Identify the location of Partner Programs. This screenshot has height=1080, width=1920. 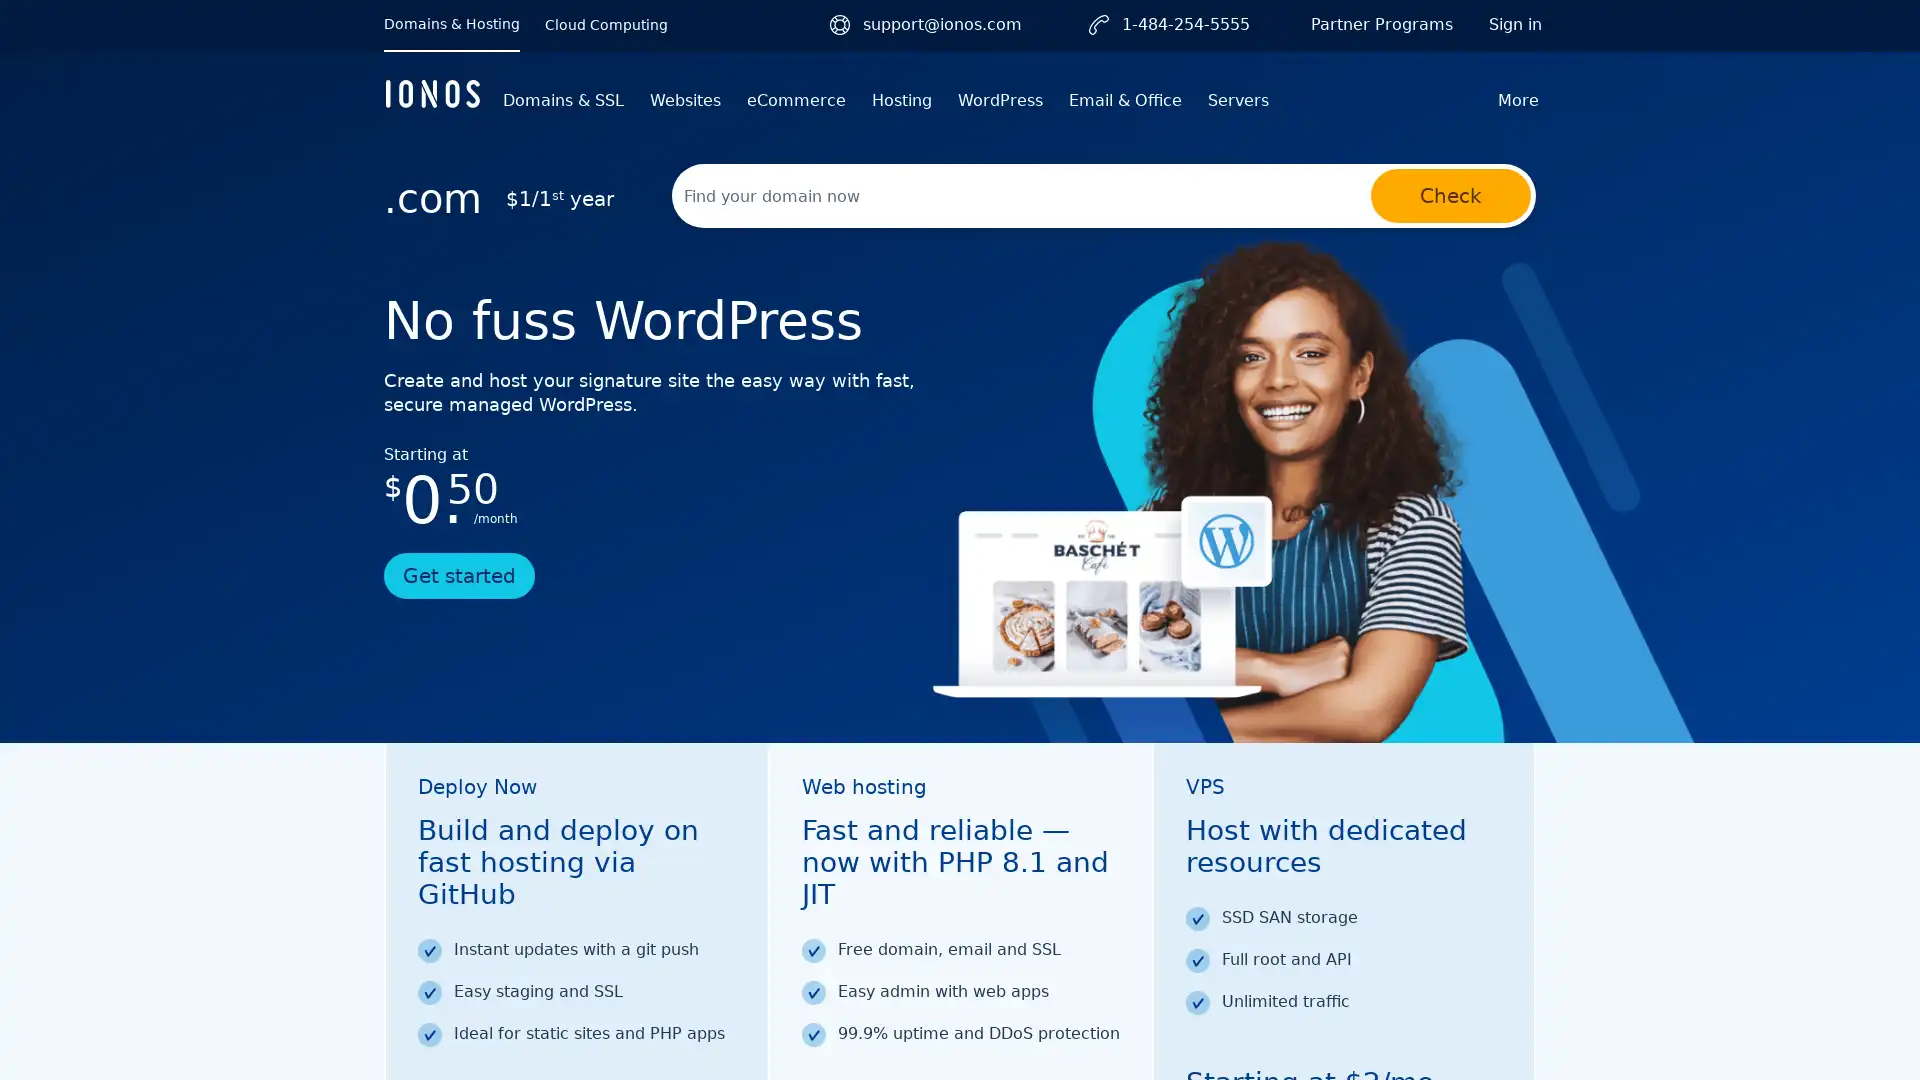
(1381, 24).